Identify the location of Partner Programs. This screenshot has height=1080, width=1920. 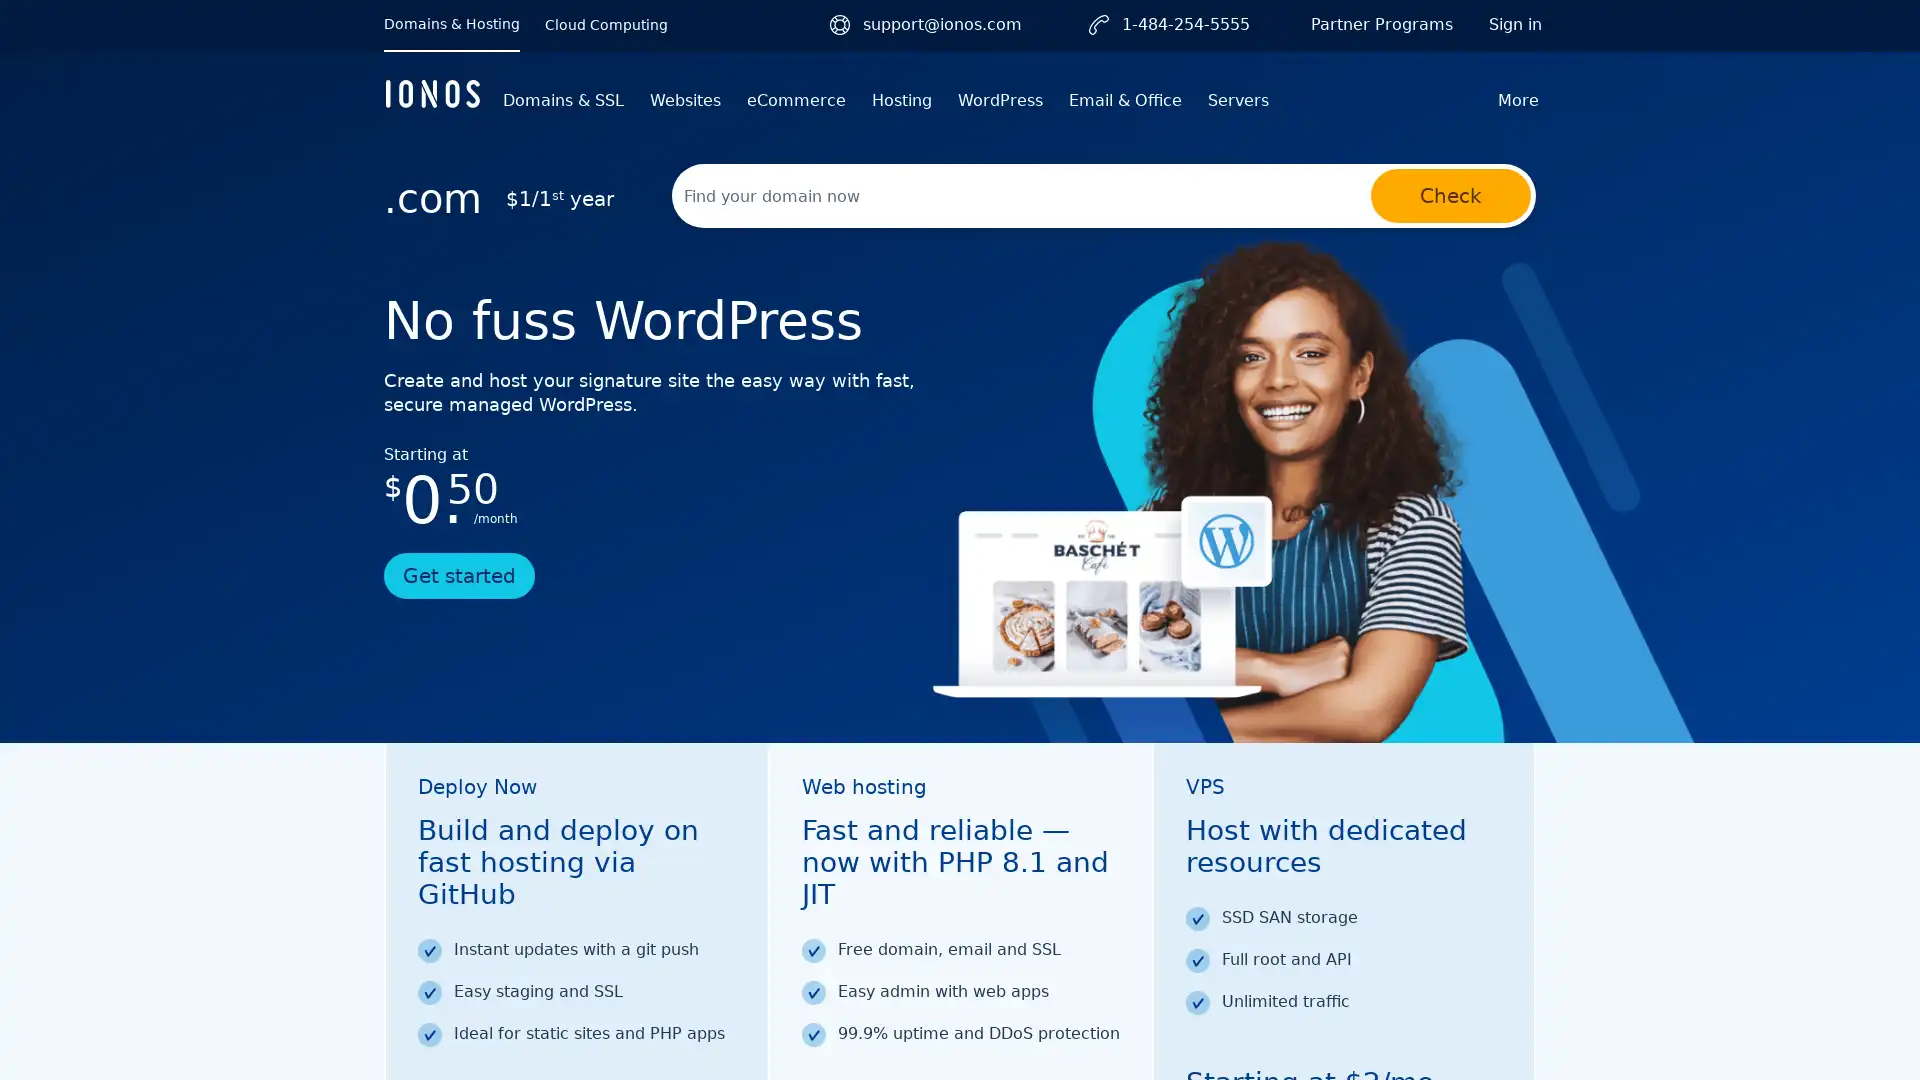
(1381, 24).